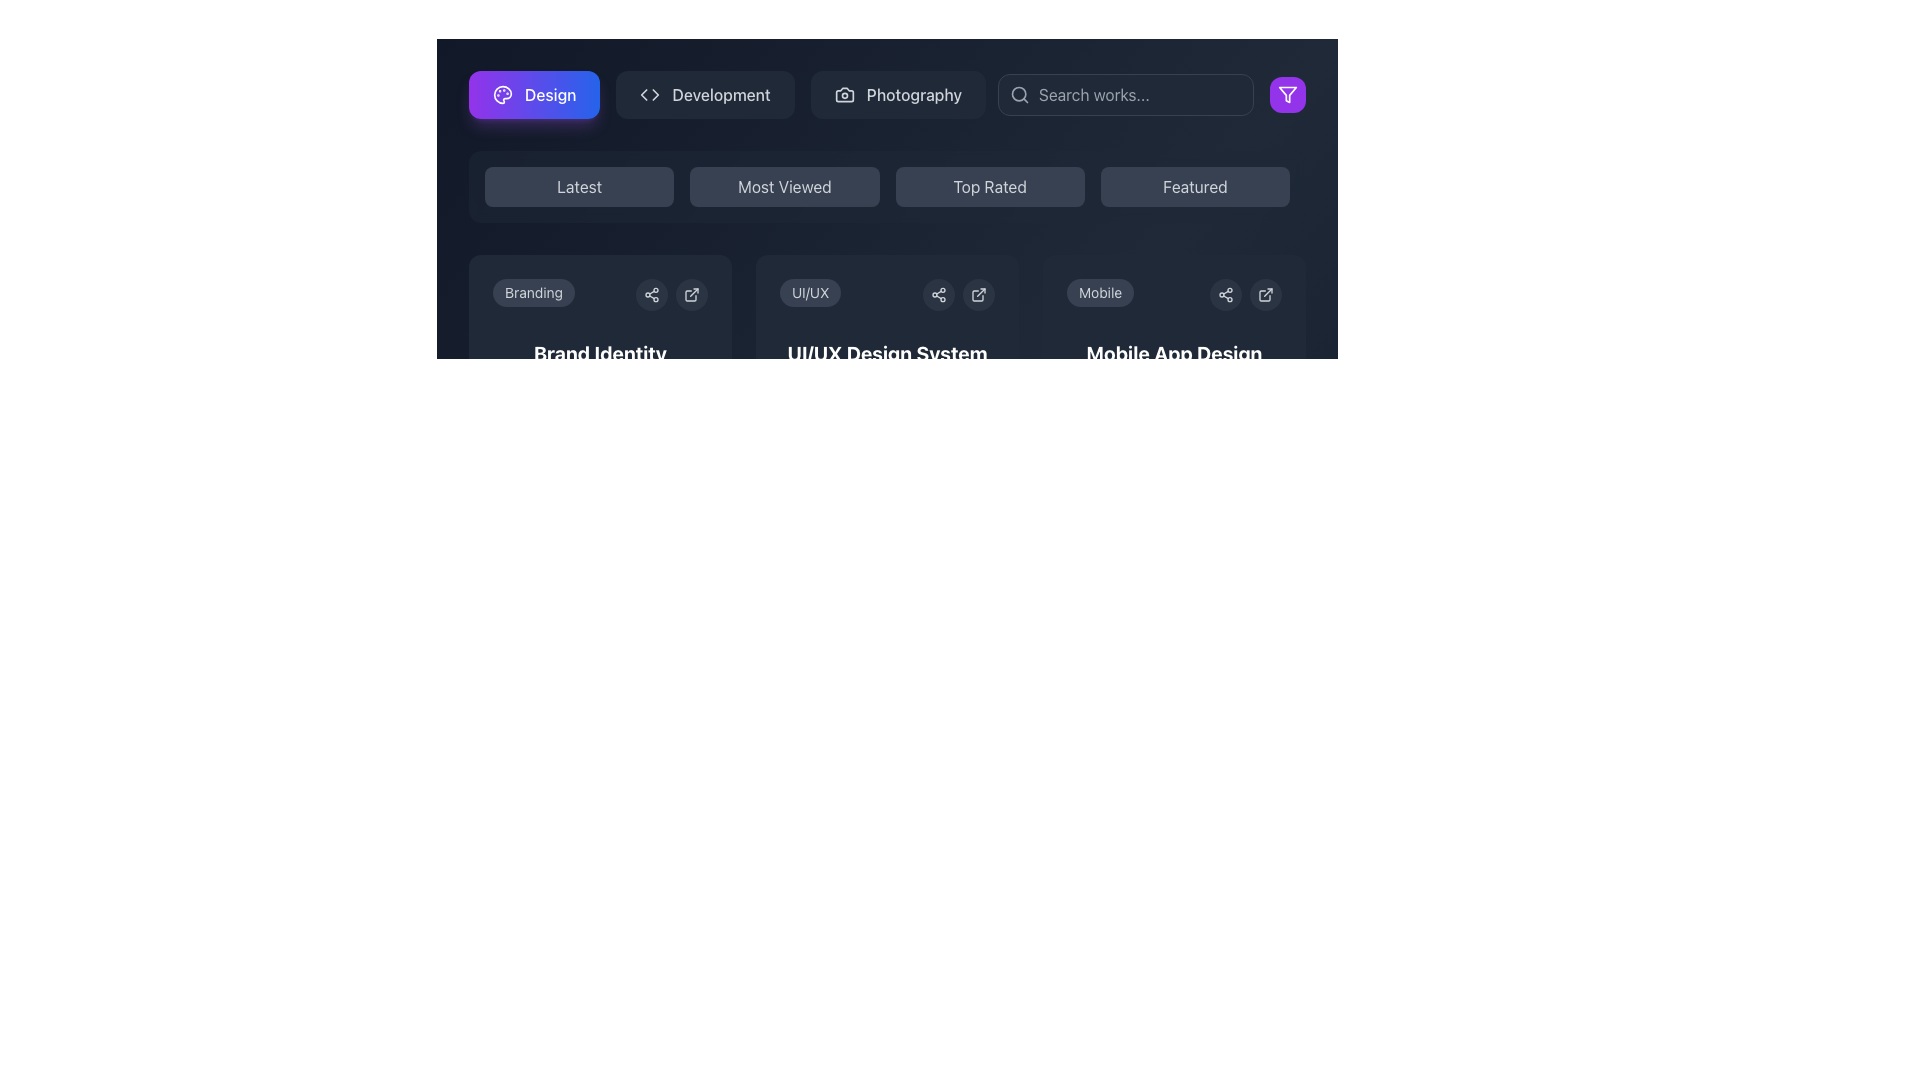 The image size is (1920, 1080). Describe the element at coordinates (897, 95) in the screenshot. I see `the photography button, which is the third item in a horizontal list of buttons` at that location.